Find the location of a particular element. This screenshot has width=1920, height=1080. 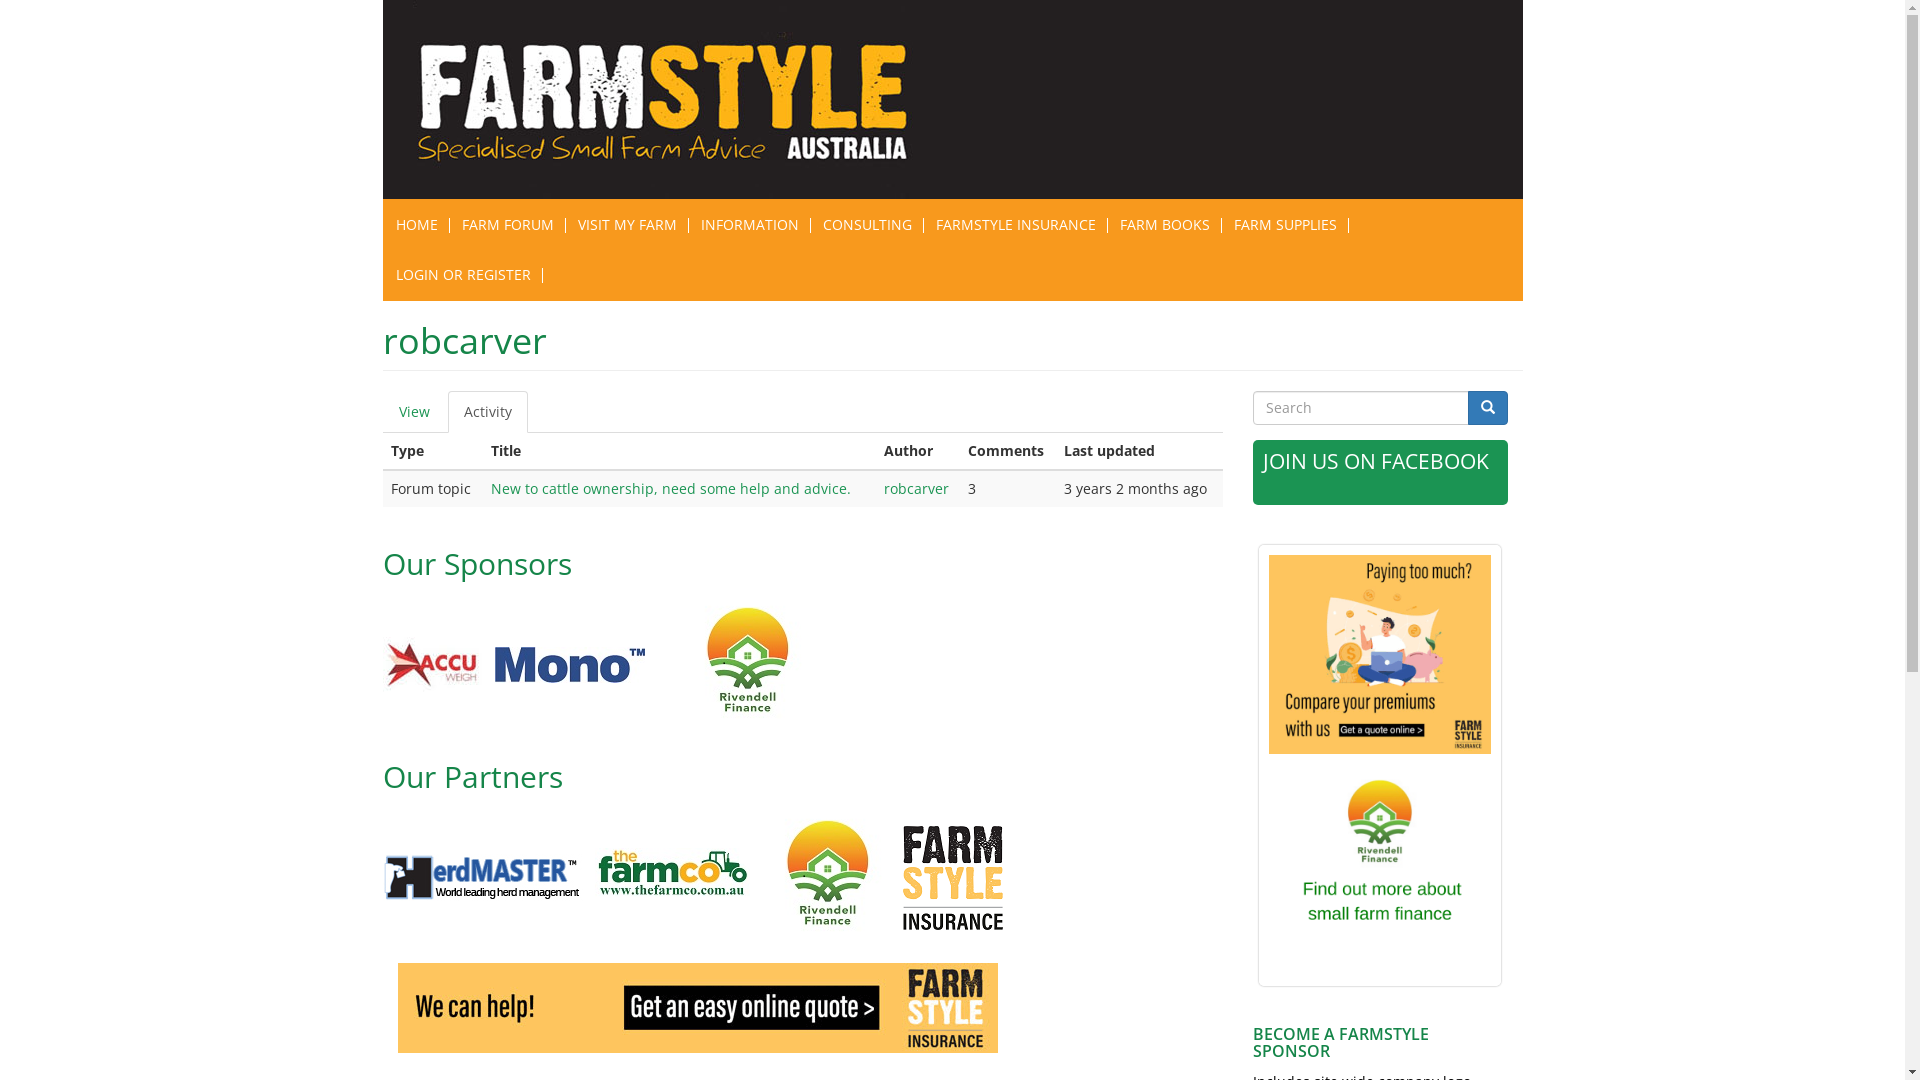

'JOIN US ON FACEBOOK' is located at coordinates (1261, 461).